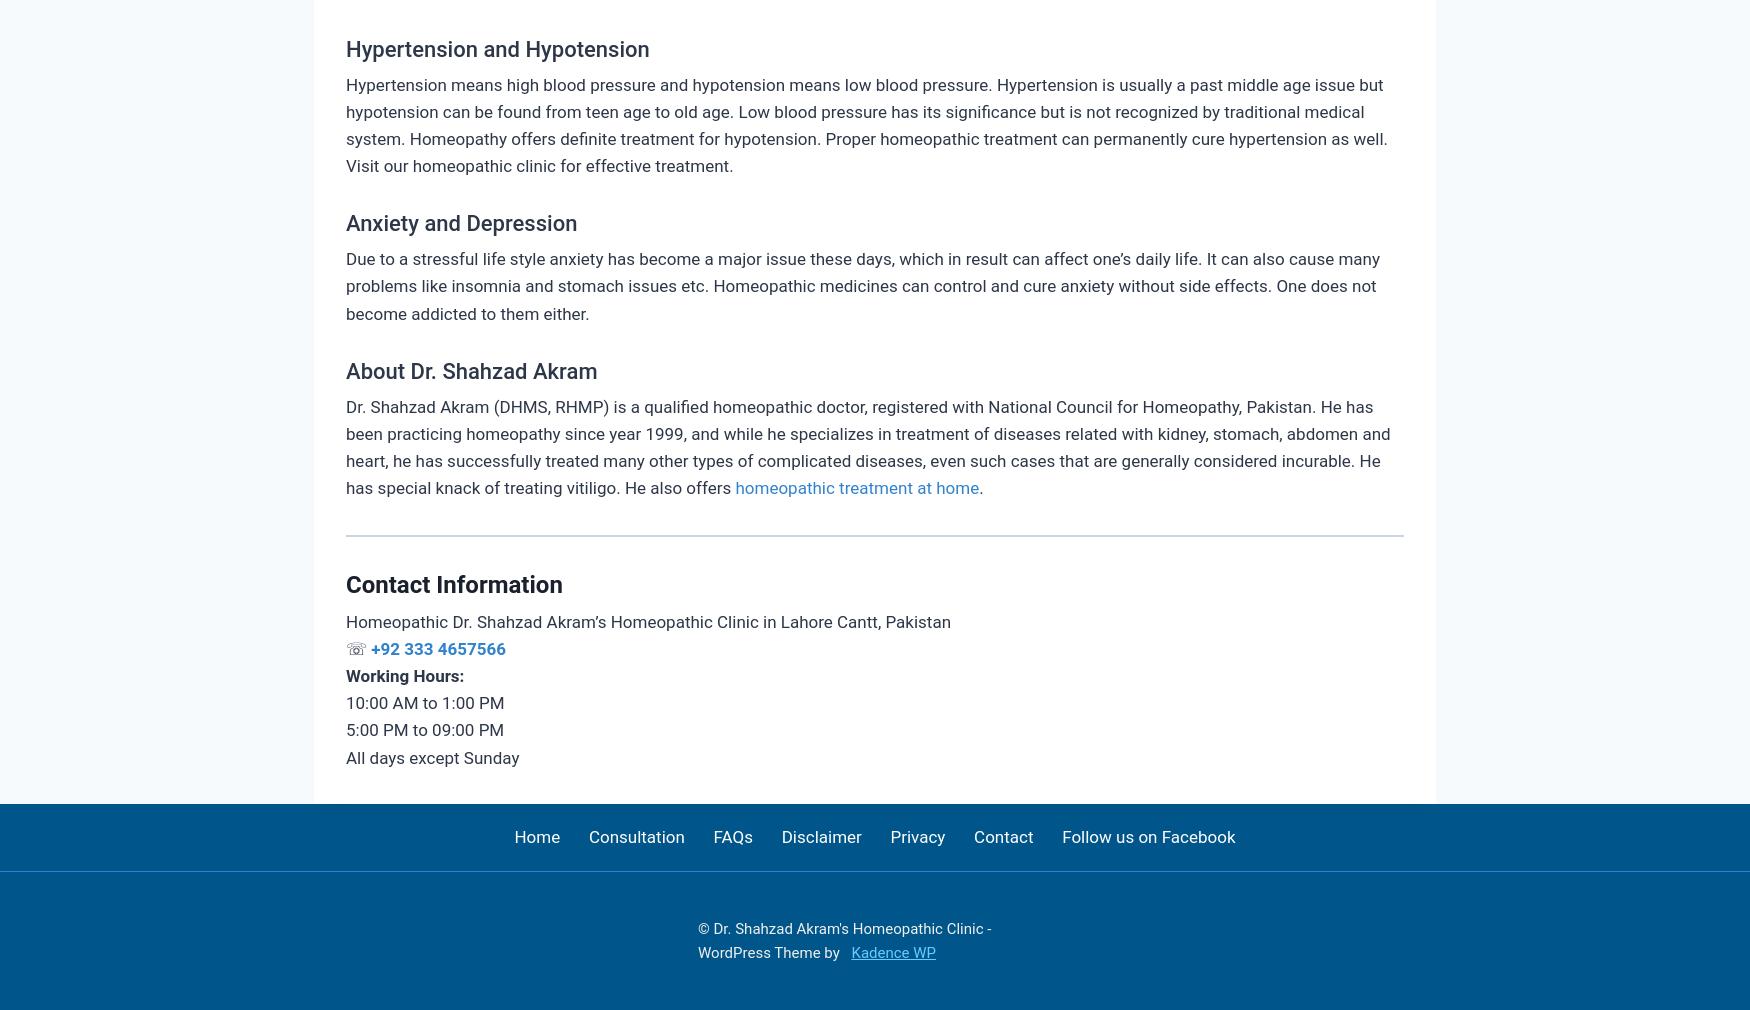 This screenshot has width=1750, height=1010. Describe the element at coordinates (431, 755) in the screenshot. I see `'All days except Sunday'` at that location.